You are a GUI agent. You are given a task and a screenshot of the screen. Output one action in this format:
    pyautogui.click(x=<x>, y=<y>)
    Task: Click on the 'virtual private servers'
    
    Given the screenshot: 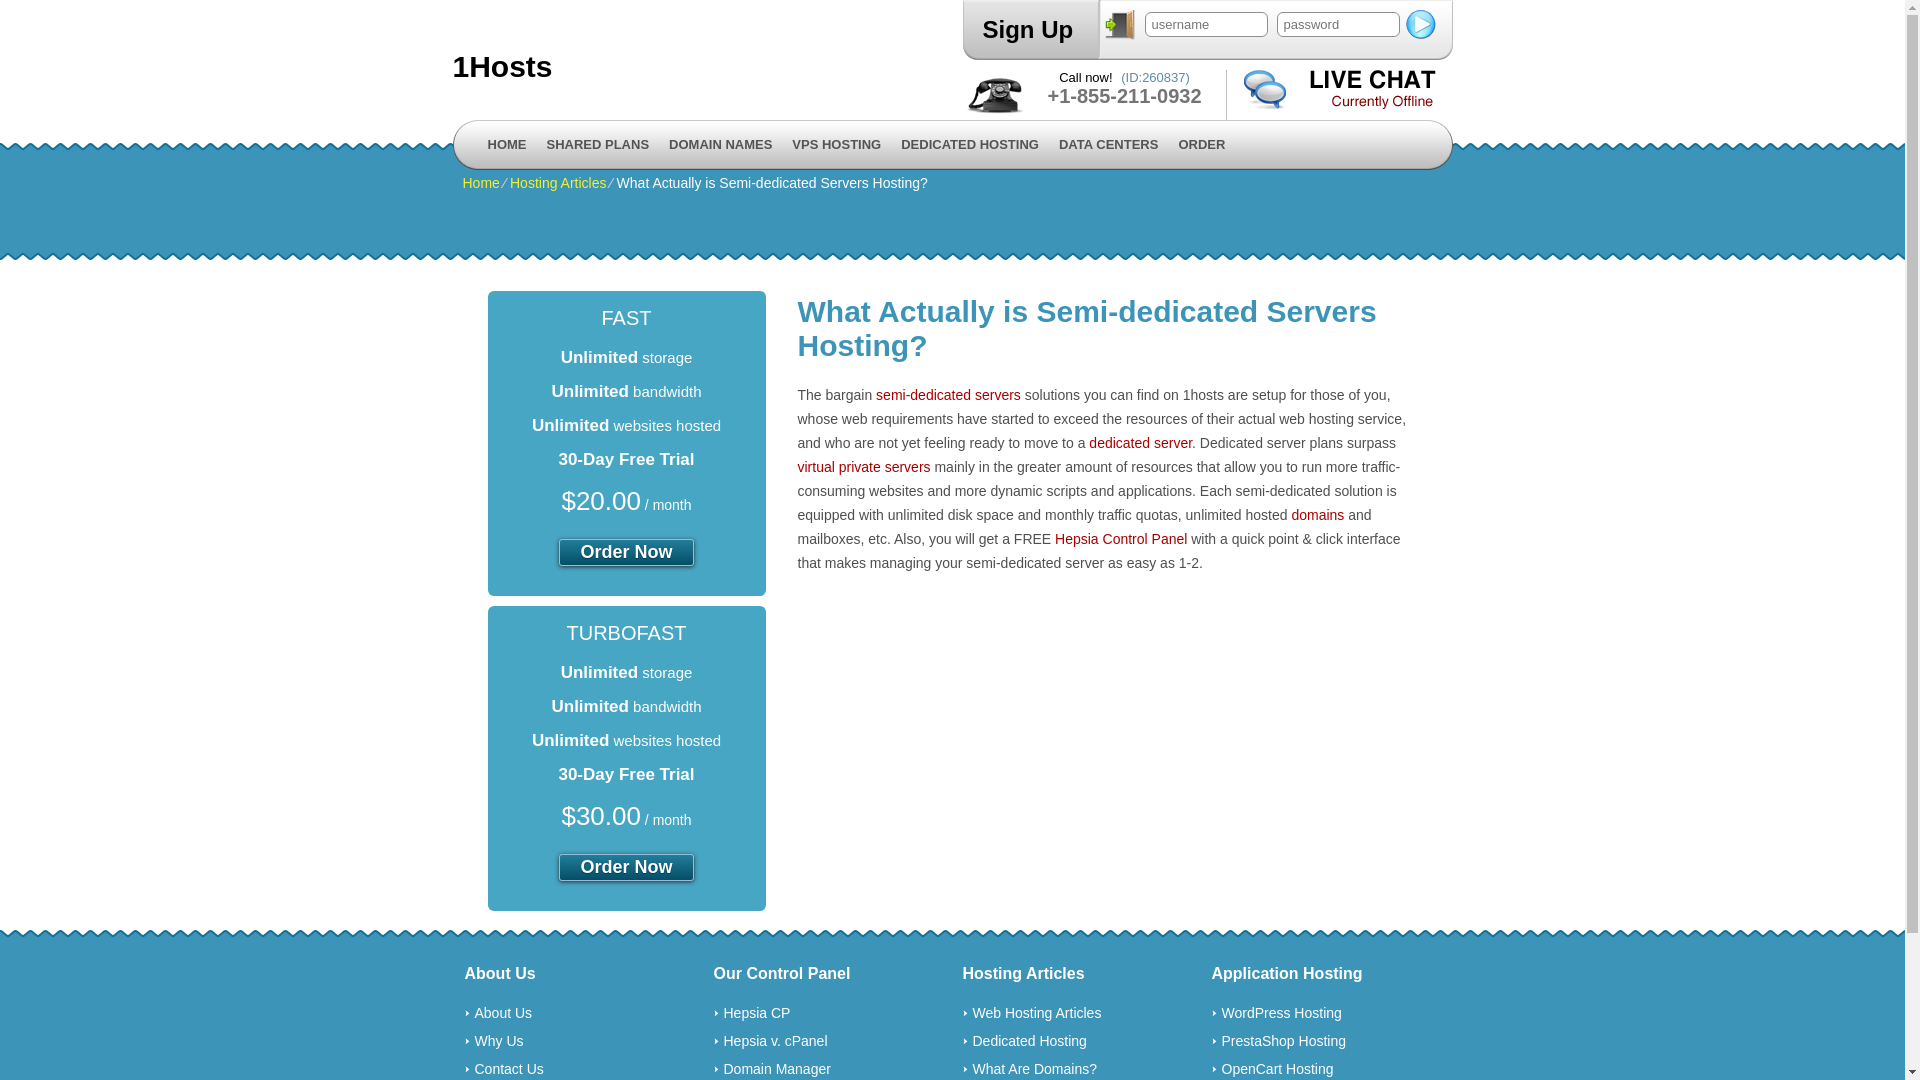 What is the action you would take?
    pyautogui.click(x=864, y=466)
    